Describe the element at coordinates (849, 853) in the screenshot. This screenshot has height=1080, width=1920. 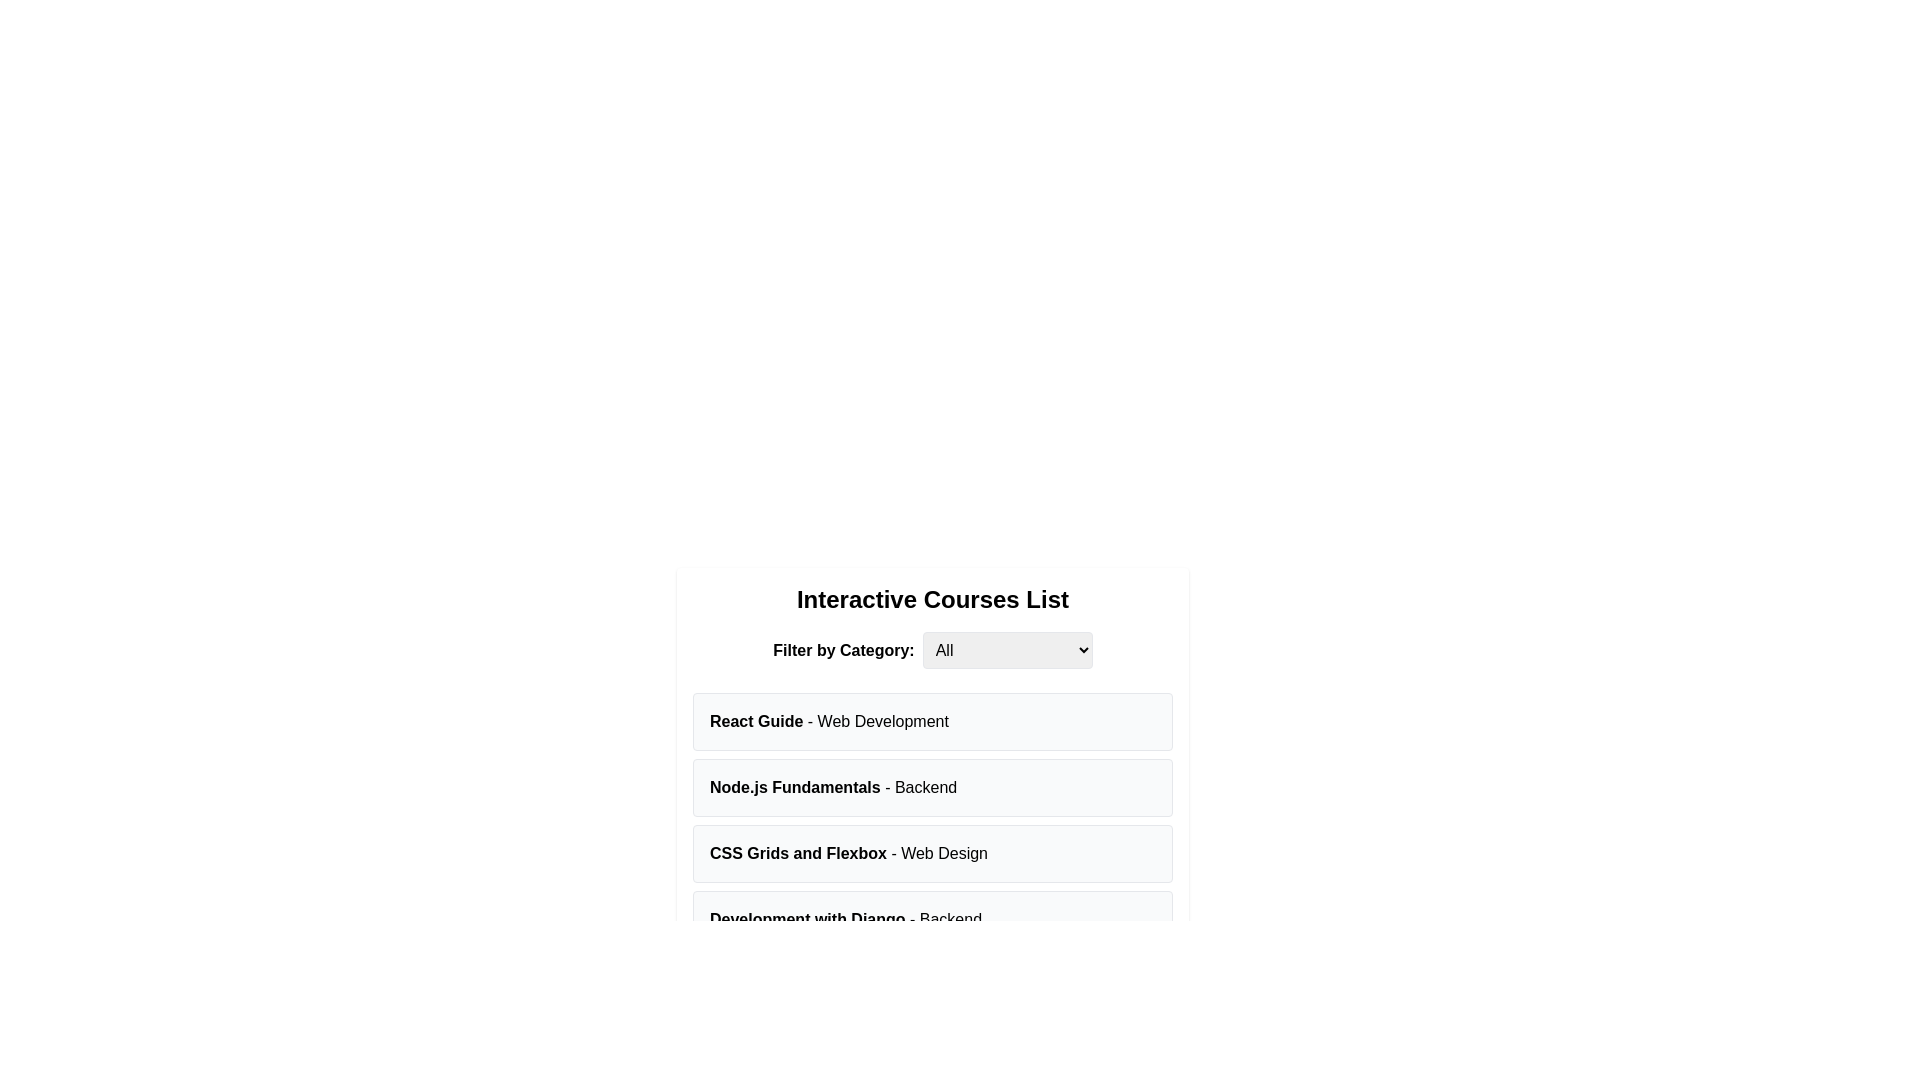
I see `the static text element that serves as a title for the educational course category, positioned as the third item in the 'Interactive Courses List'` at that location.